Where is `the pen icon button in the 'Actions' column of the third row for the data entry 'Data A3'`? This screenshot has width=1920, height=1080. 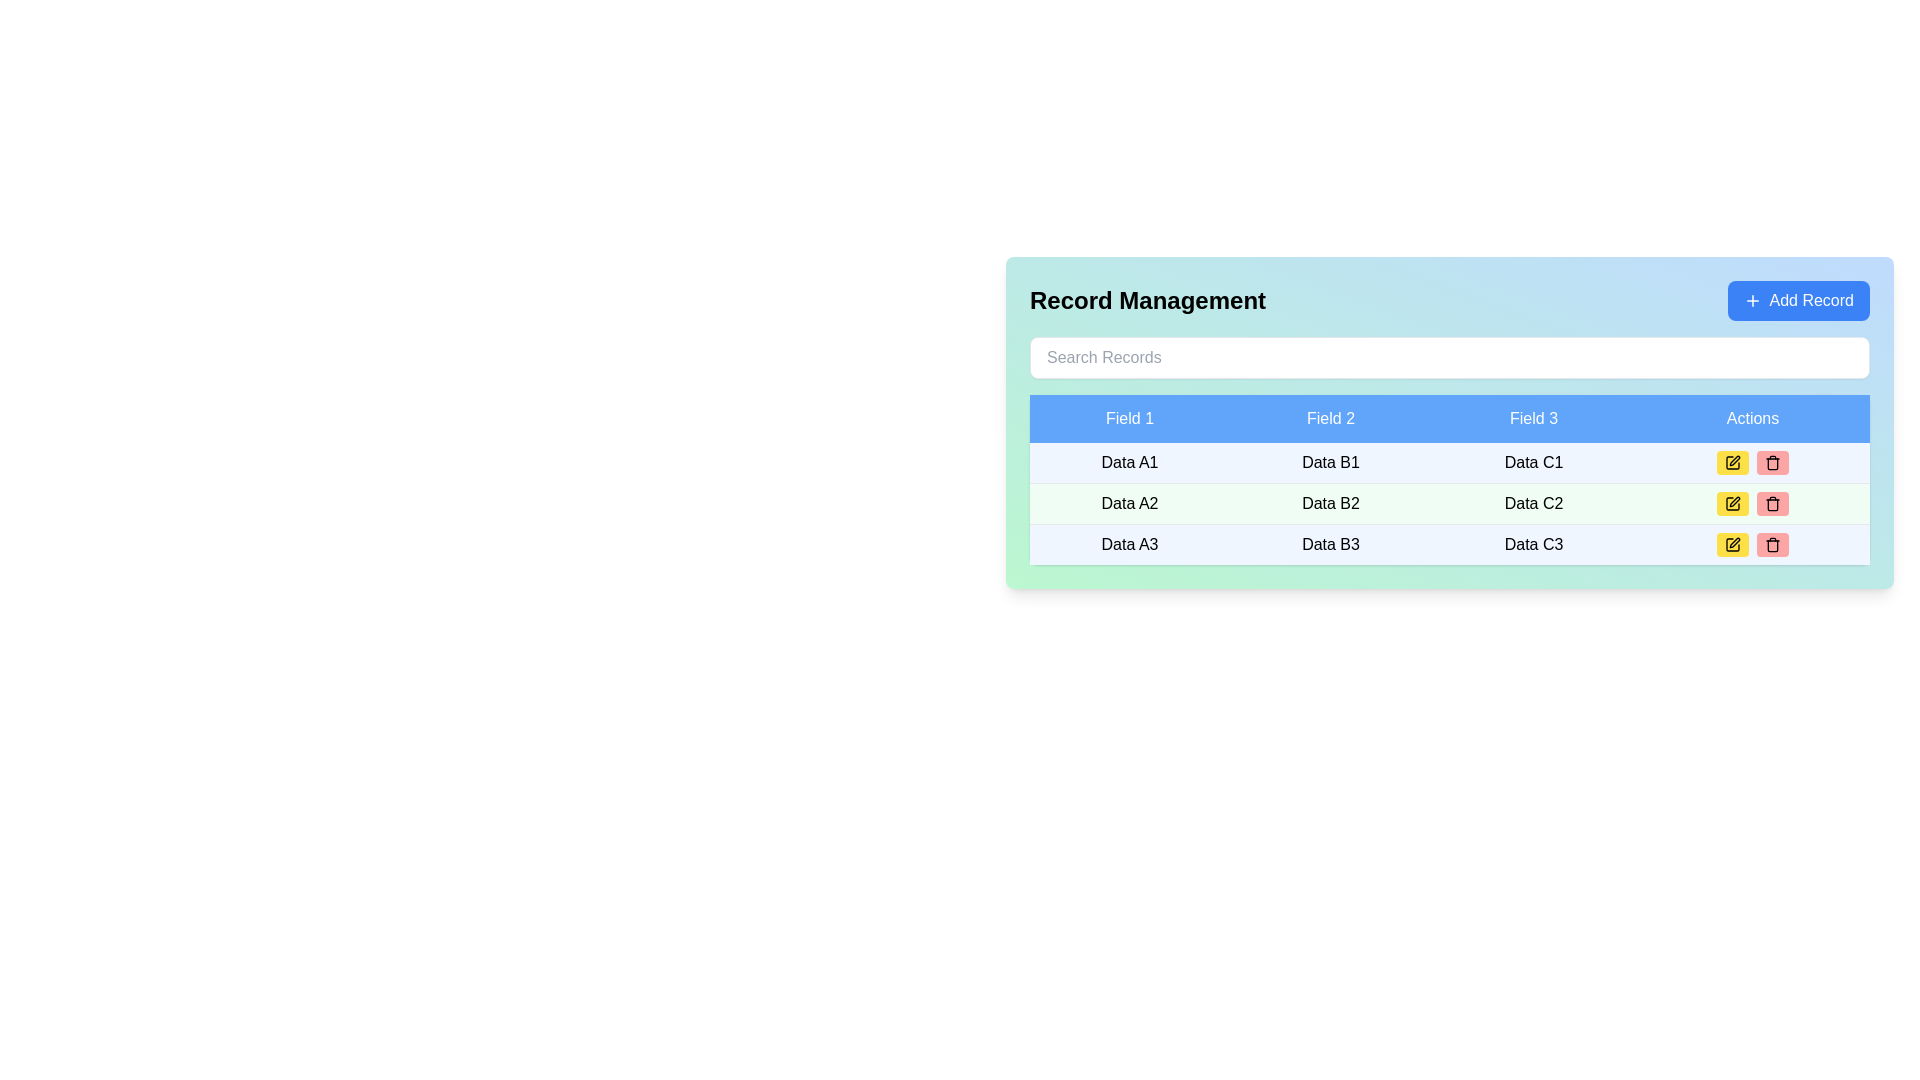 the pen icon button in the 'Actions' column of the third row for the data entry 'Data A3' is located at coordinates (1734, 543).